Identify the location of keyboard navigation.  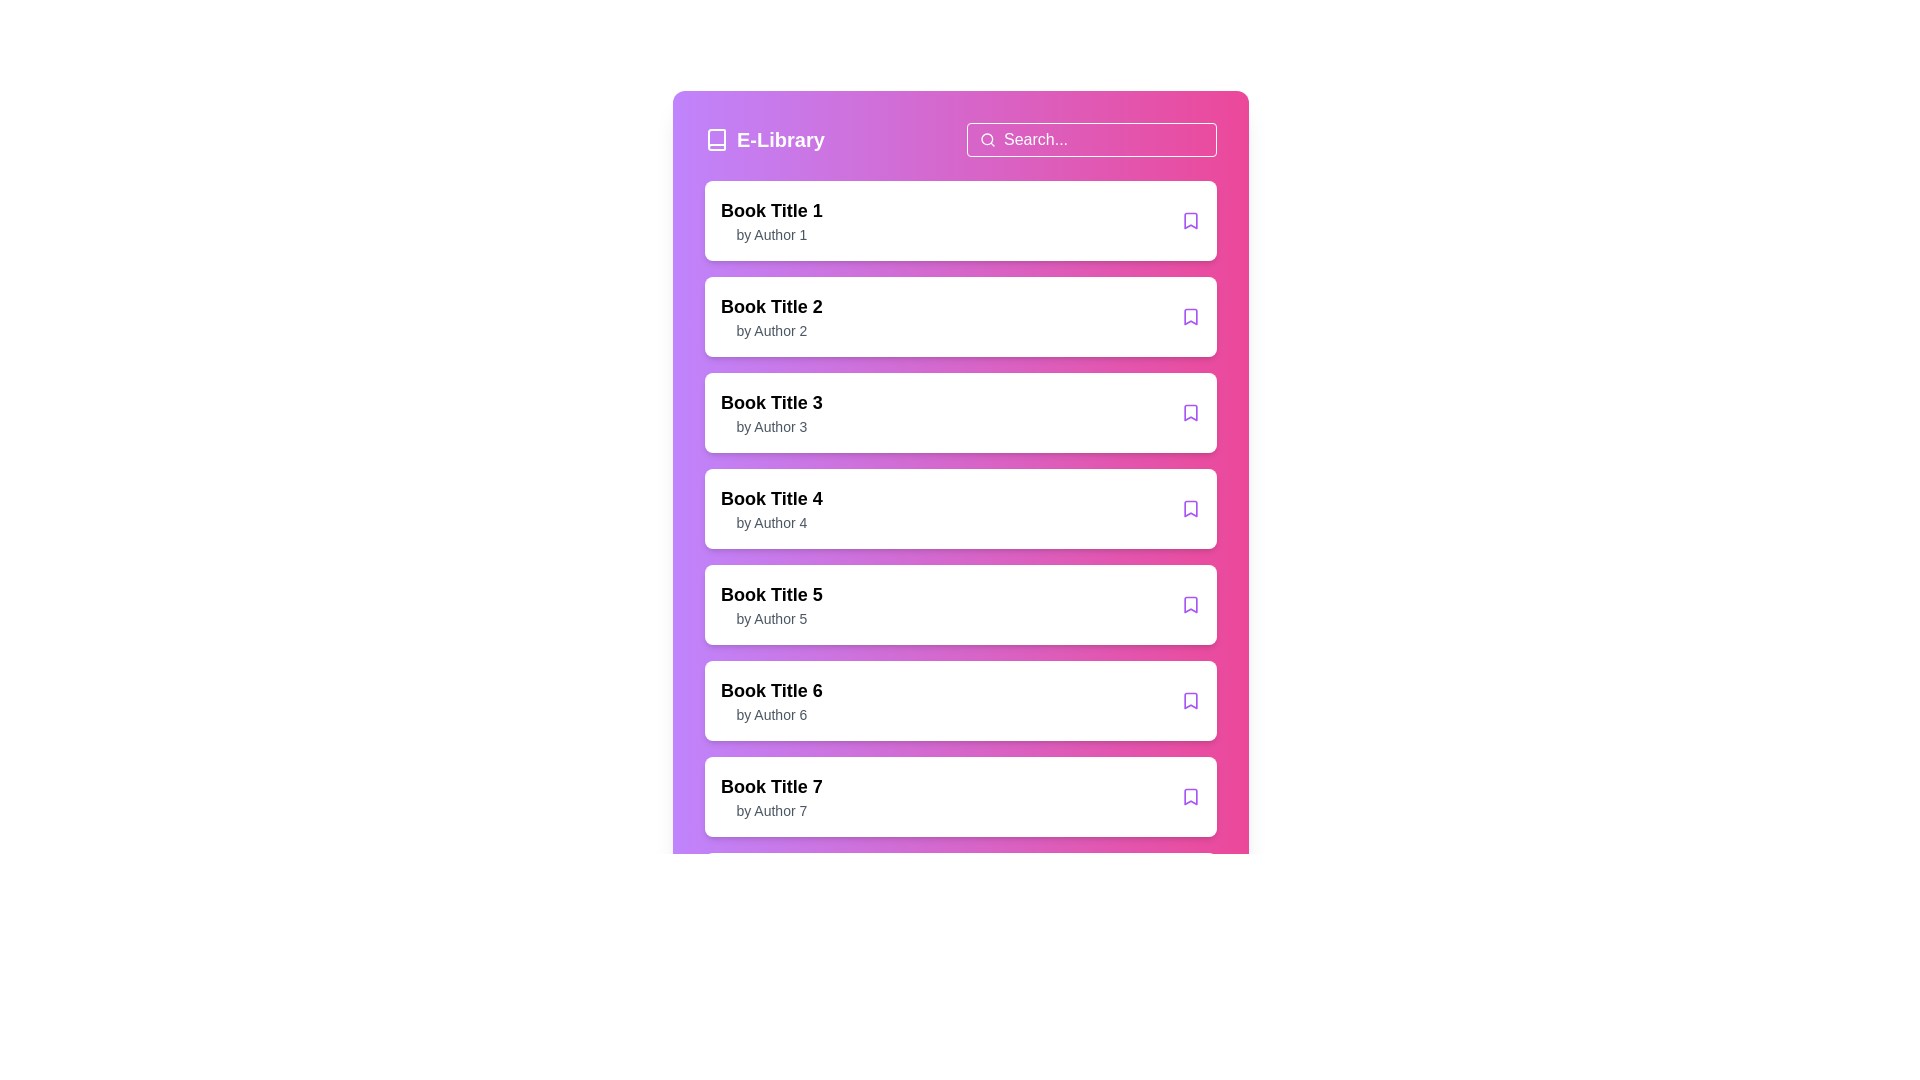
(1190, 508).